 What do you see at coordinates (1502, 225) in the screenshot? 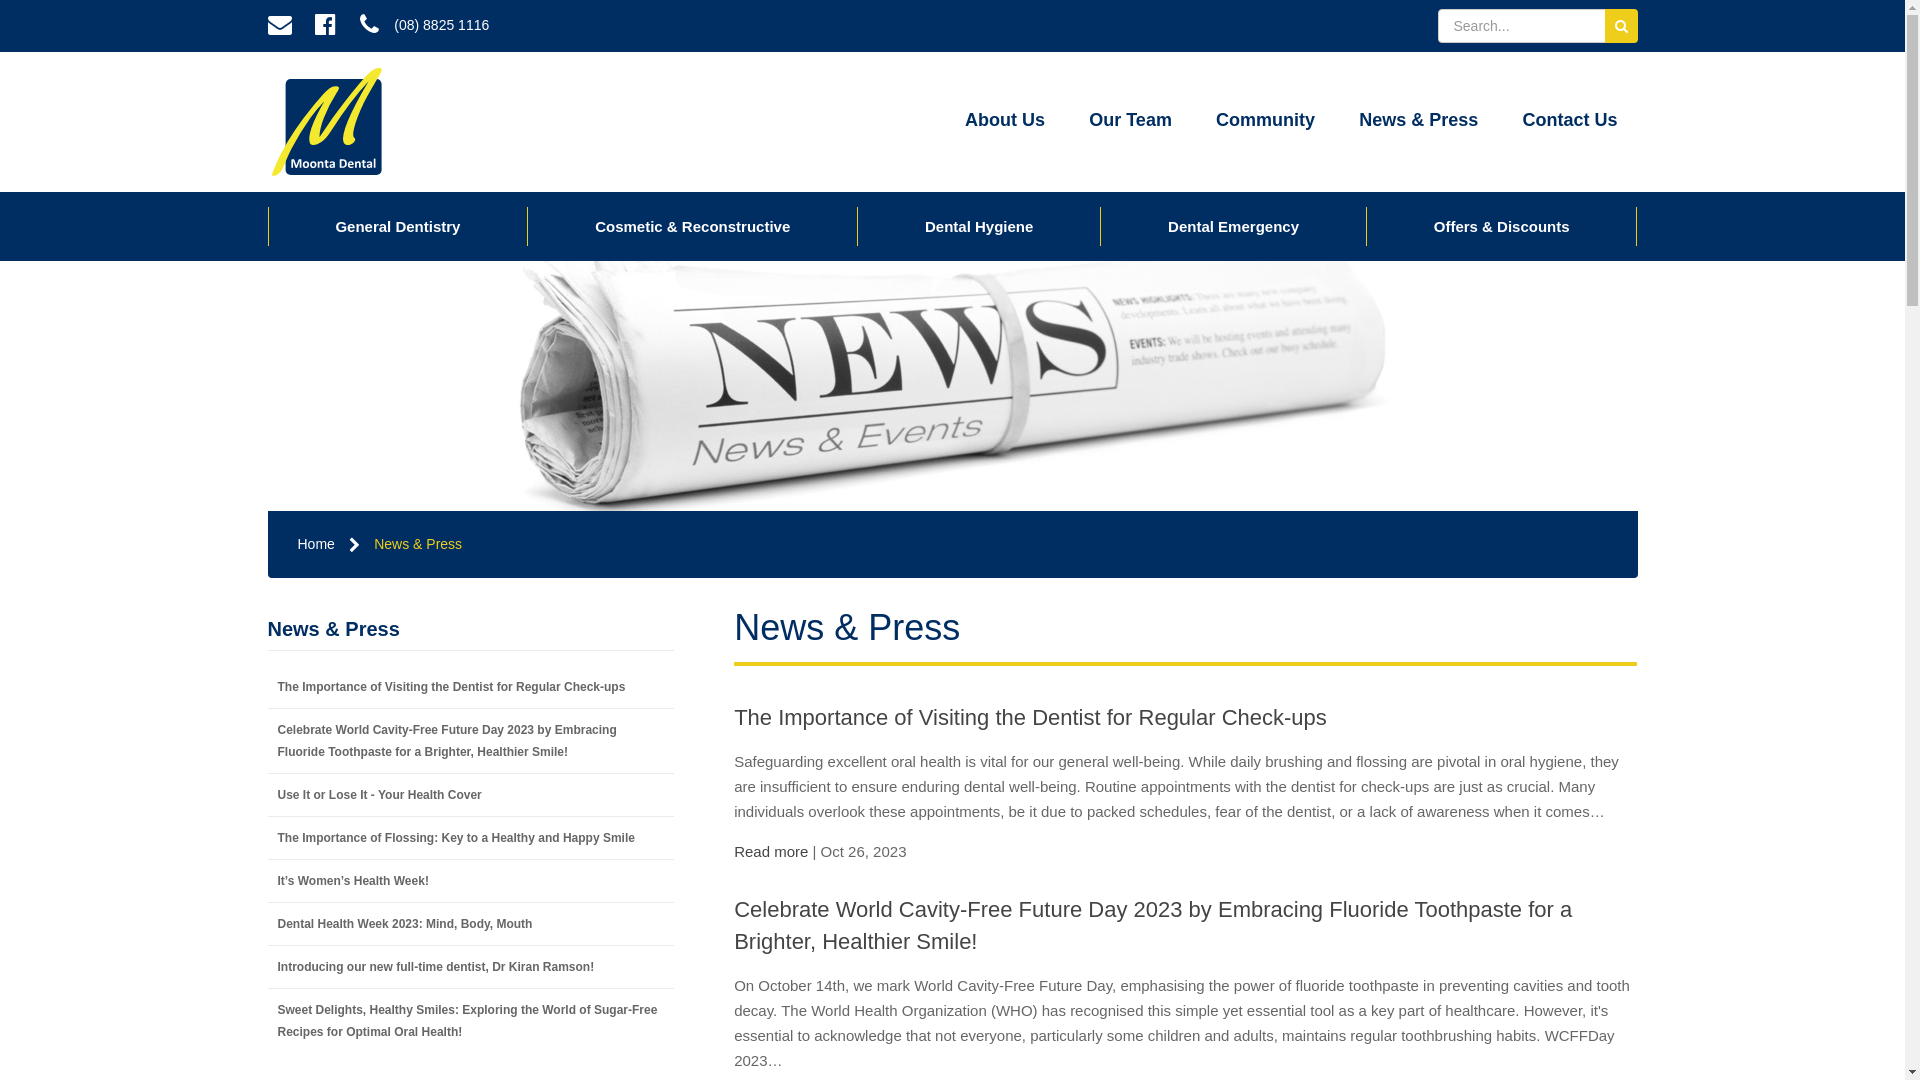
I see `'Offers & Discounts'` at bounding box center [1502, 225].